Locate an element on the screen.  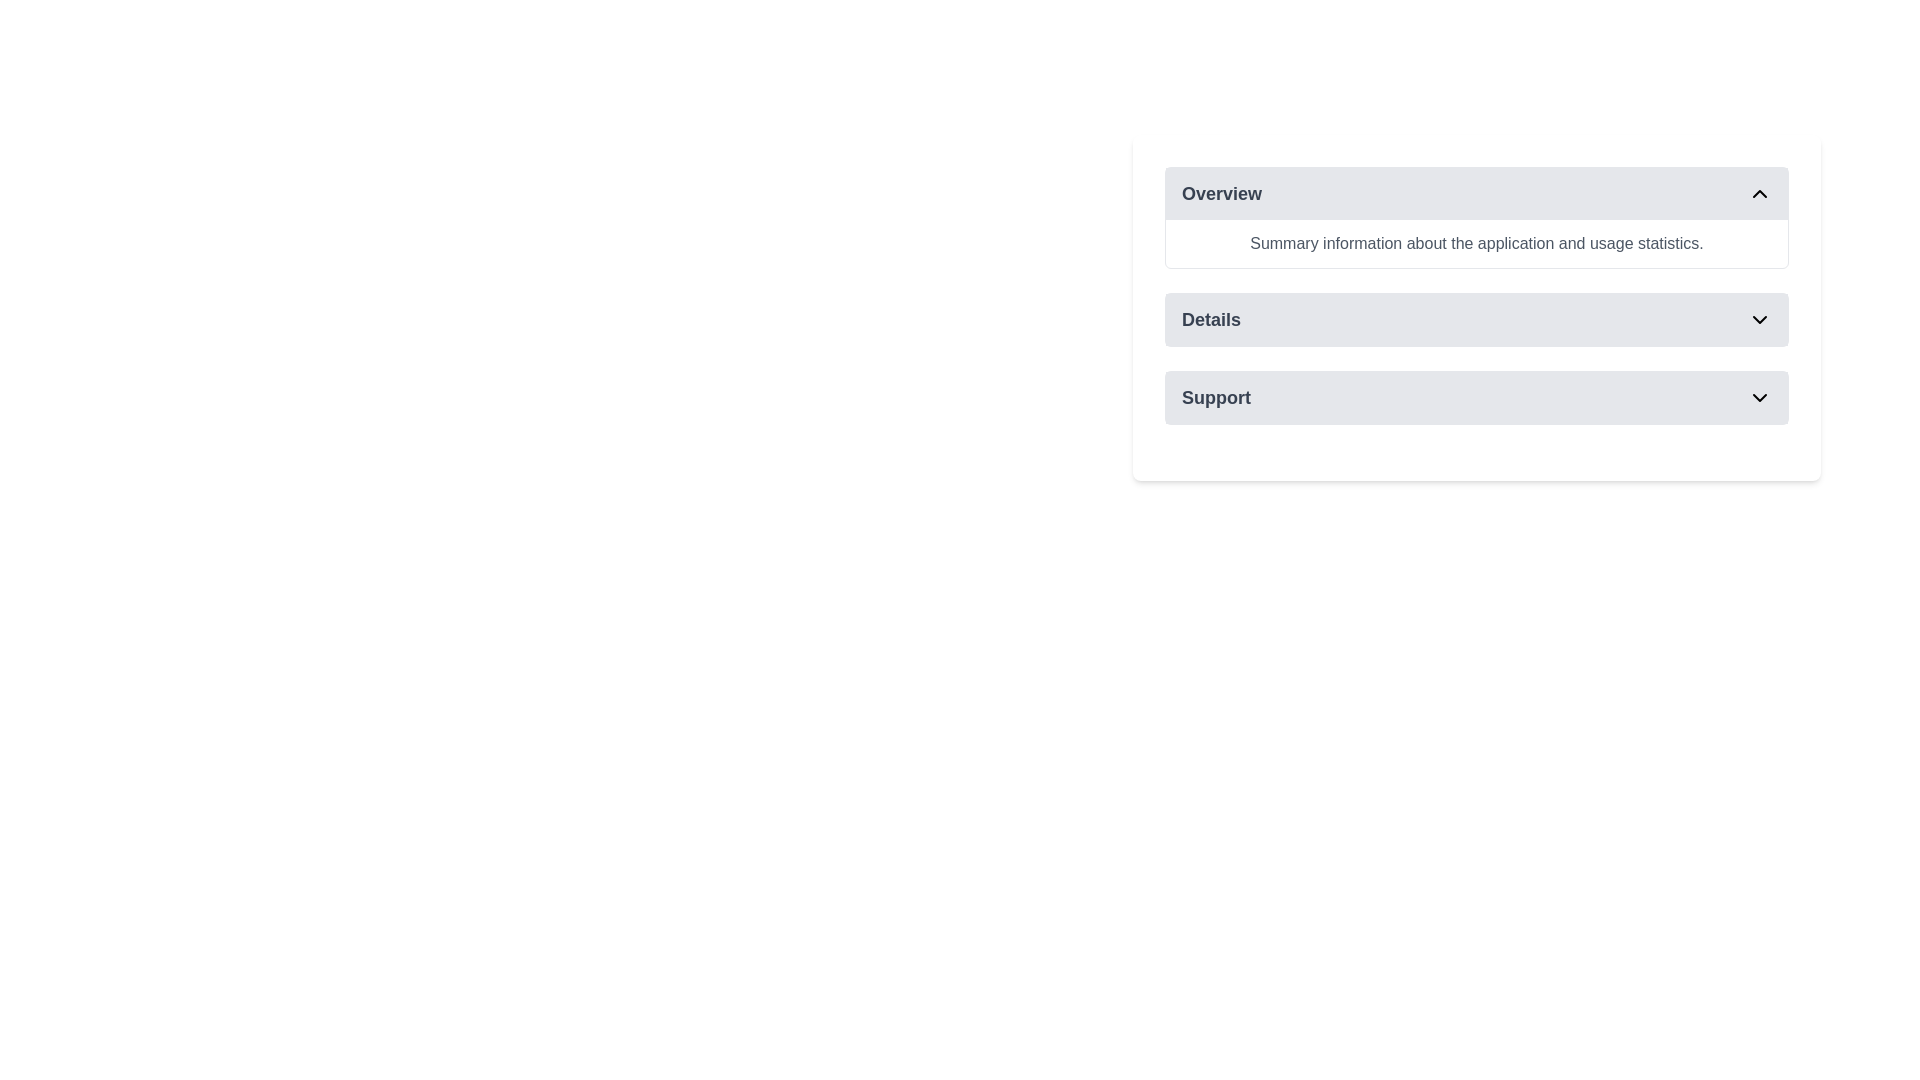
the Text Label located directly beneath the 'Overview' section header, which provides additional context or information about the section is located at coordinates (1477, 242).